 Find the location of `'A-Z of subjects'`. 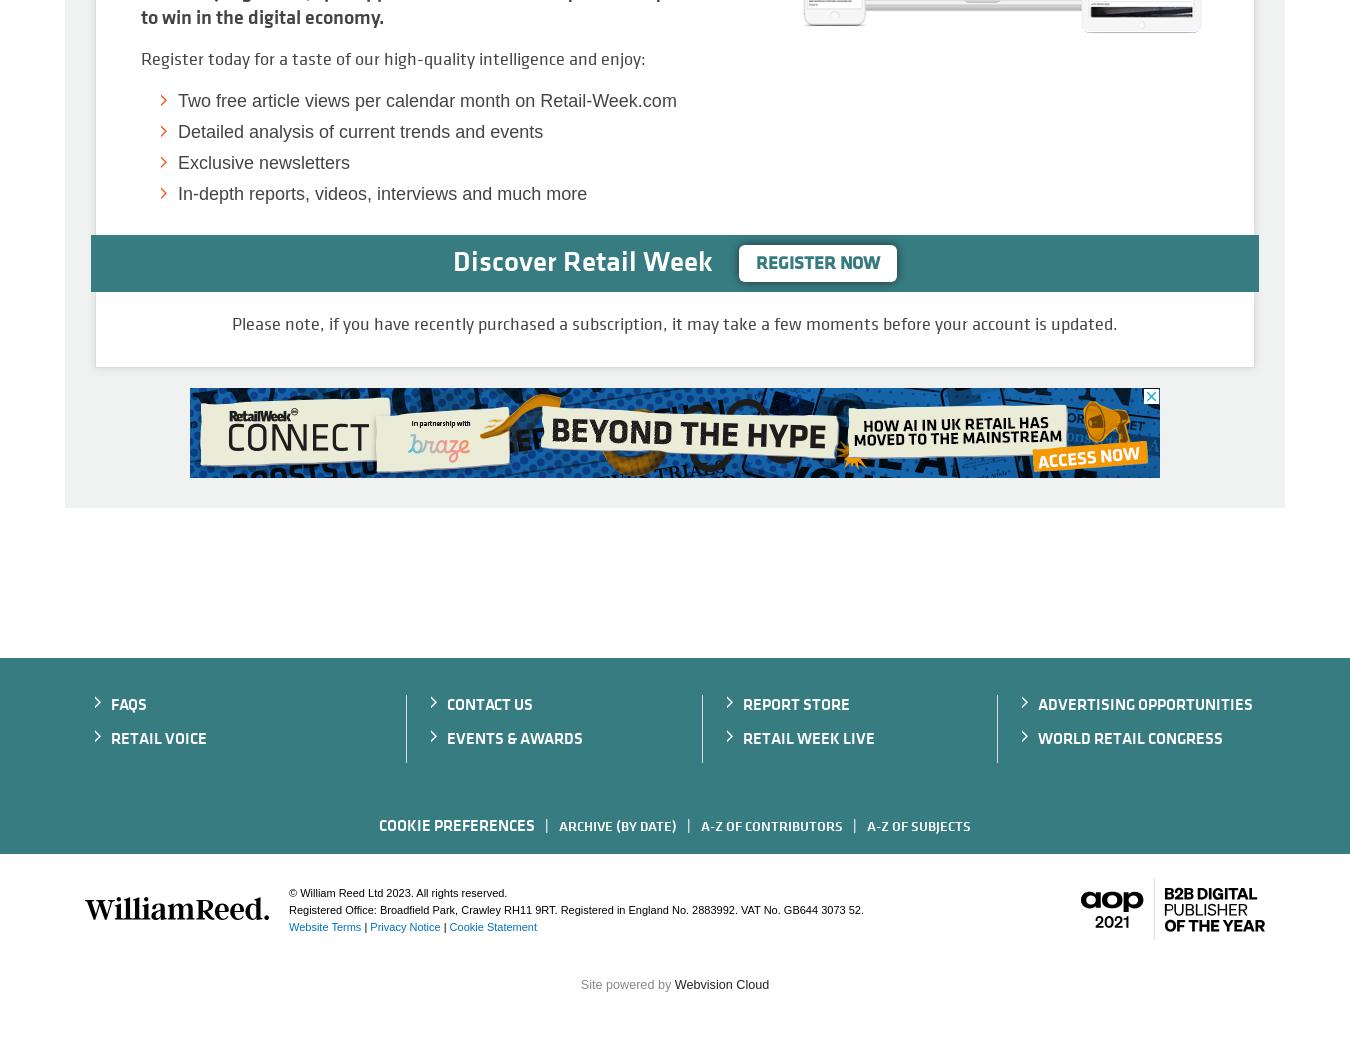

'A-Z of subjects' is located at coordinates (866, 825).